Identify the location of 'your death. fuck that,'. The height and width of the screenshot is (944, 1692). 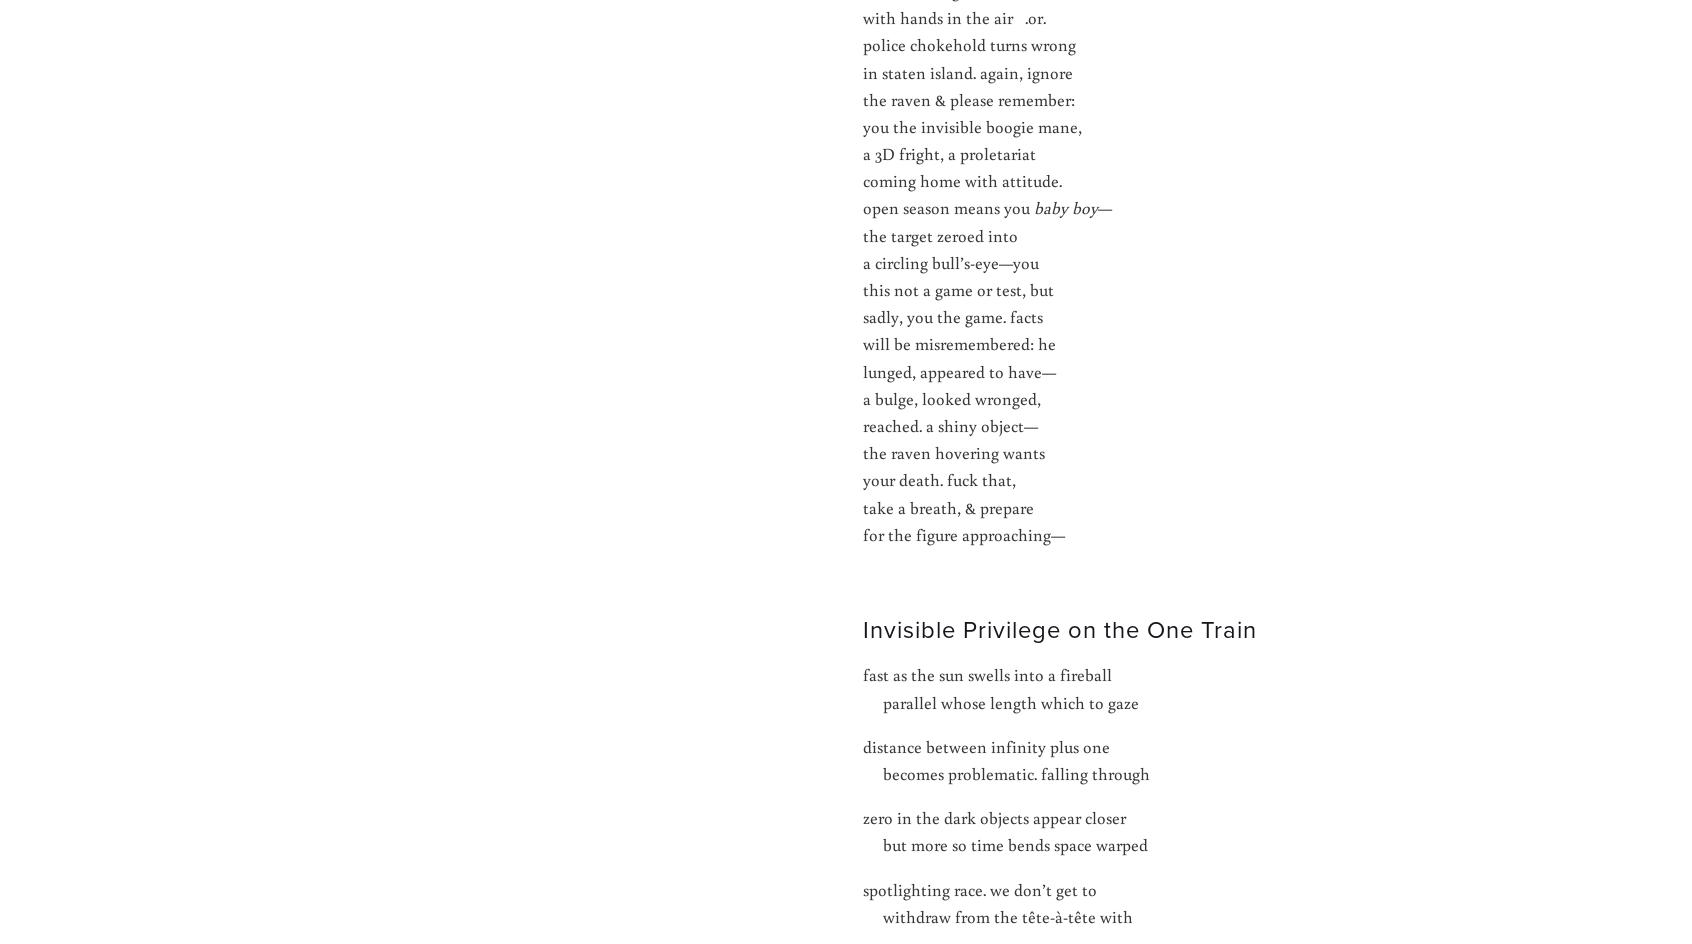
(939, 479).